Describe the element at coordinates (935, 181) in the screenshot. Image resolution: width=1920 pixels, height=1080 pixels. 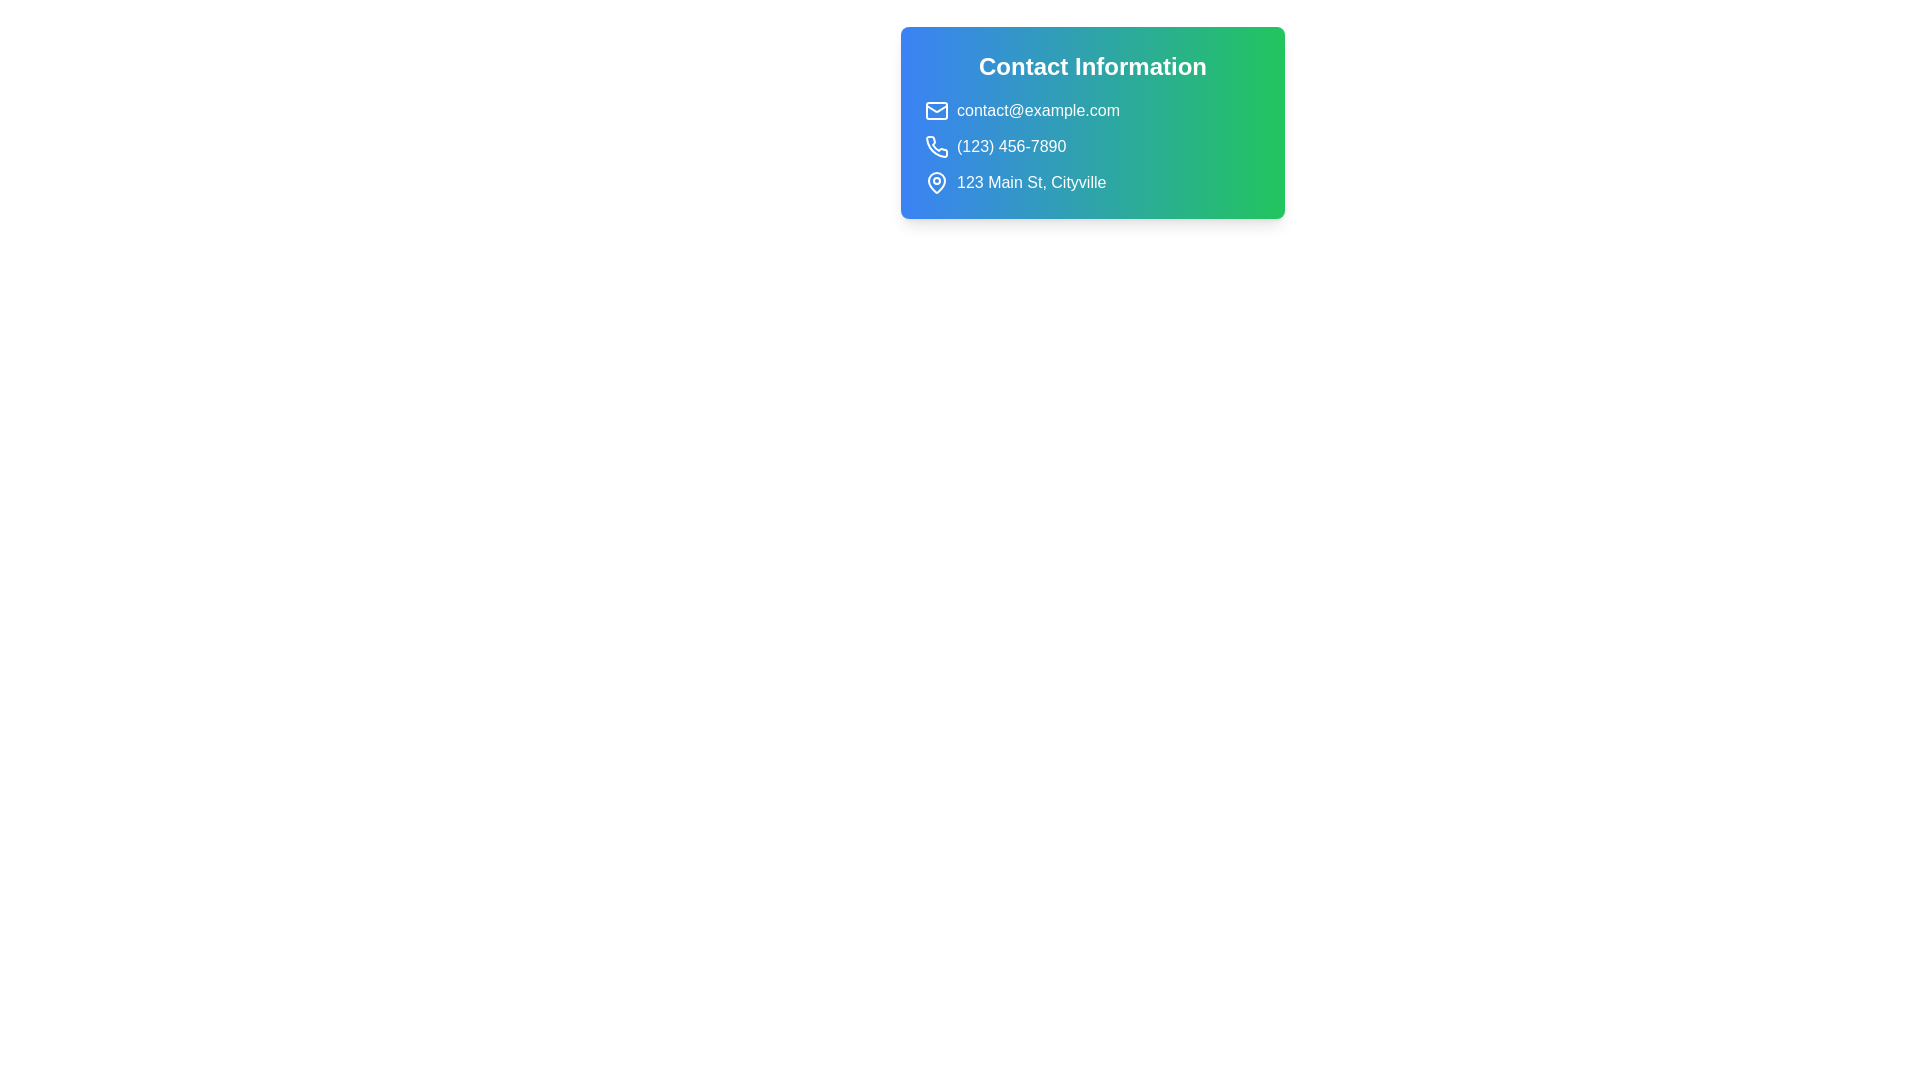
I see `the pin icon located at the bottom left of the '123 Main St, Cityville' text label, which is styled with a clean outline and serves as a location marker` at that location.